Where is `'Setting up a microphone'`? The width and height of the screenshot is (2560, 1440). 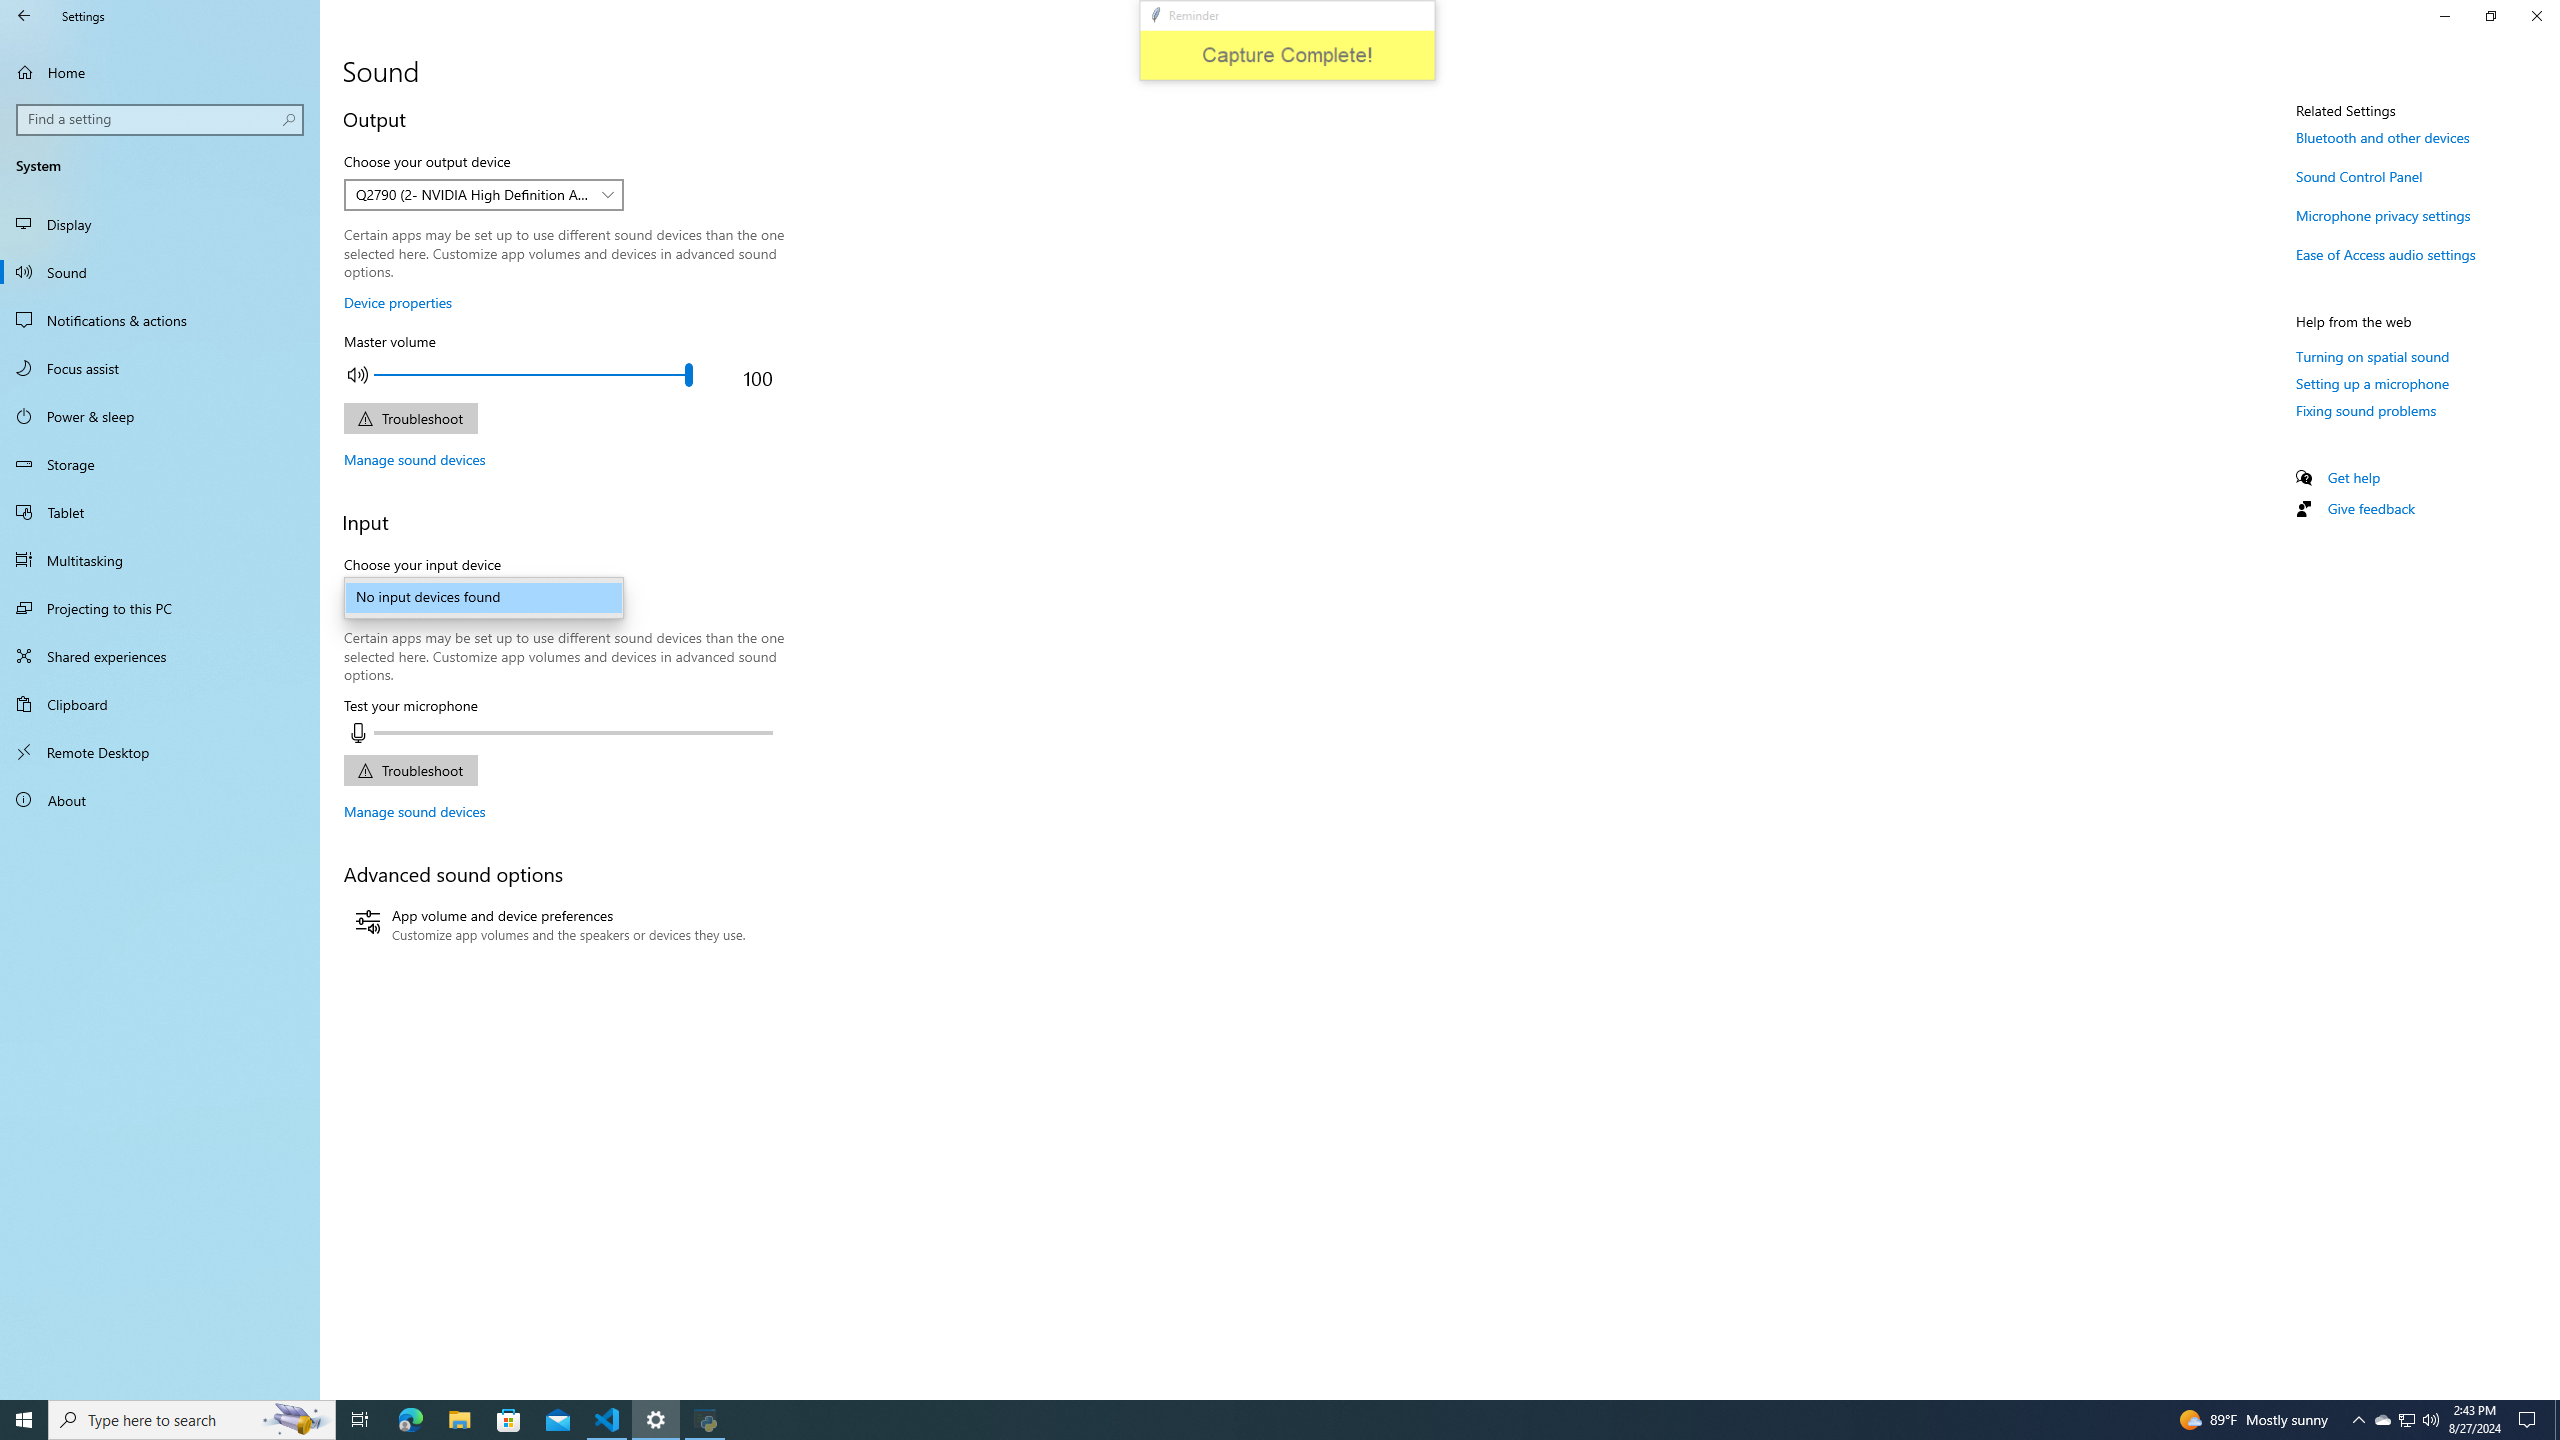
'Setting up a microphone' is located at coordinates (2372, 382).